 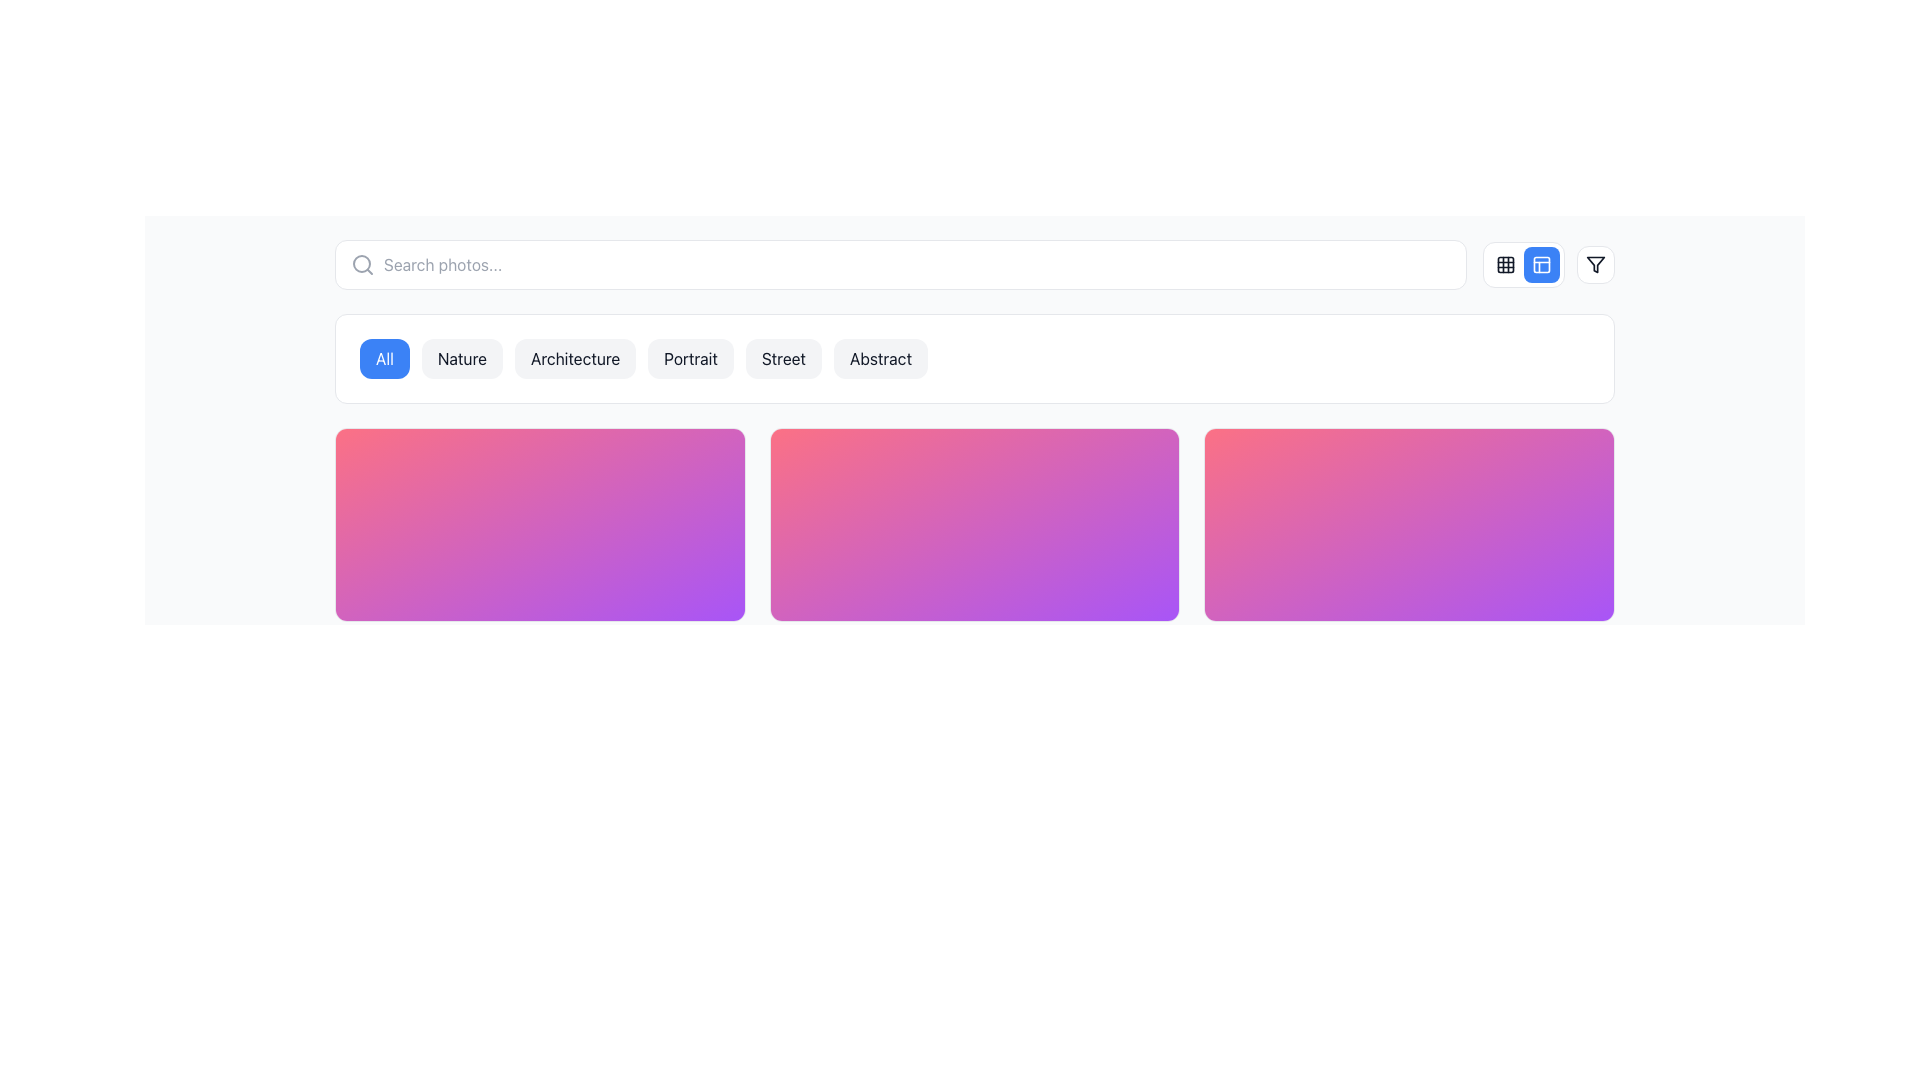 I want to click on the central cell of the 3x3 grid icon located on the rightmost part of the toolbar at the top of the interface, so click(x=1506, y=264).